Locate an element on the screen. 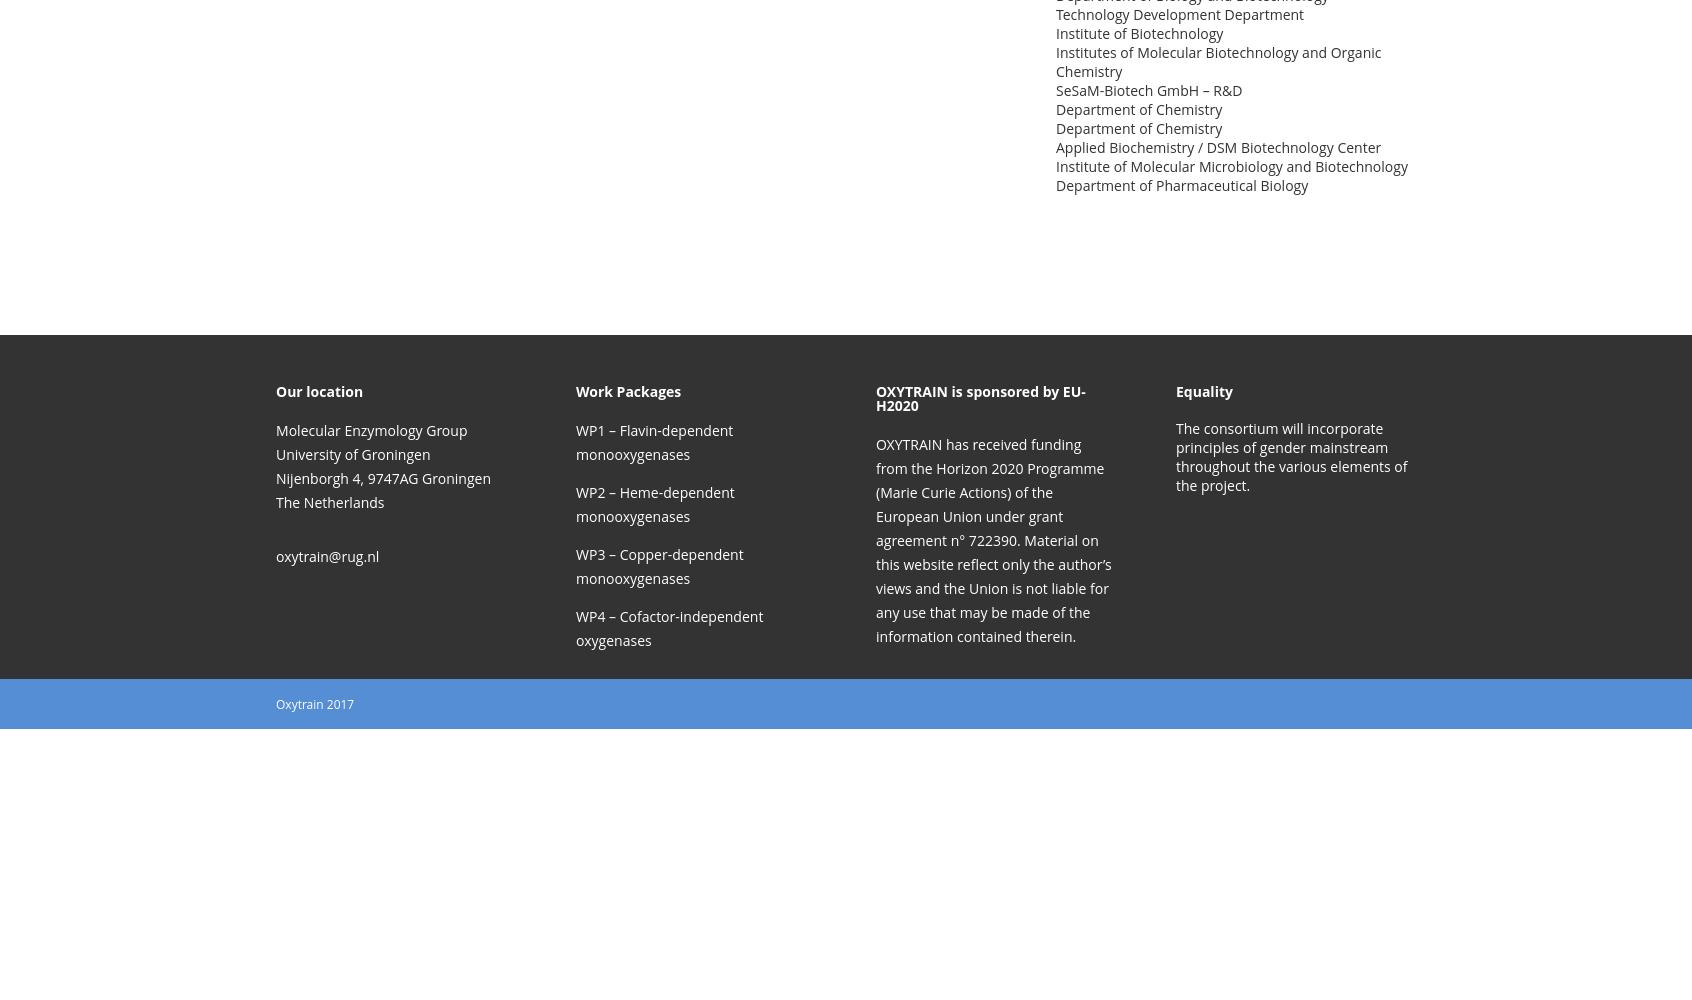 The image size is (1692, 1000). 'WP2 – Heme-dependent monooxygenases' is located at coordinates (654, 504).